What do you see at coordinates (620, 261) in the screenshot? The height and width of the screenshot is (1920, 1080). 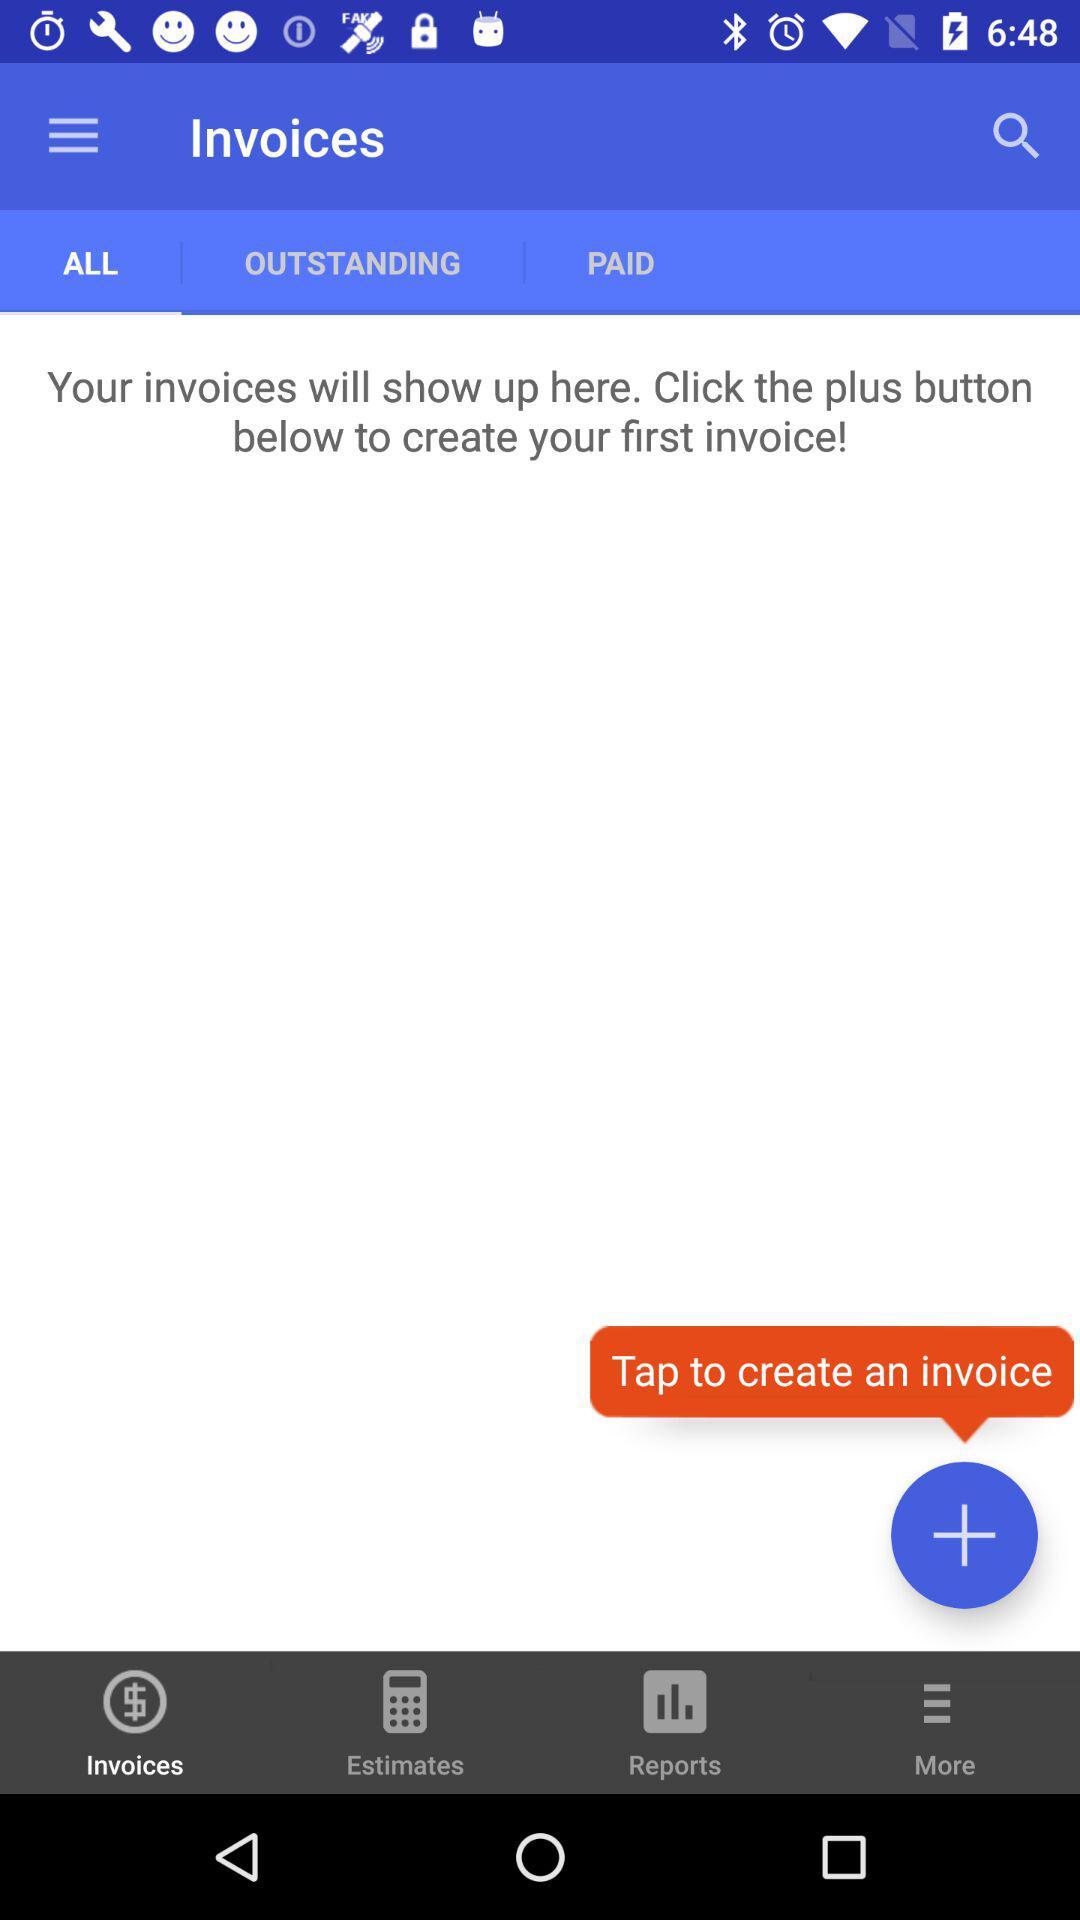 I see `paid item` at bounding box center [620, 261].